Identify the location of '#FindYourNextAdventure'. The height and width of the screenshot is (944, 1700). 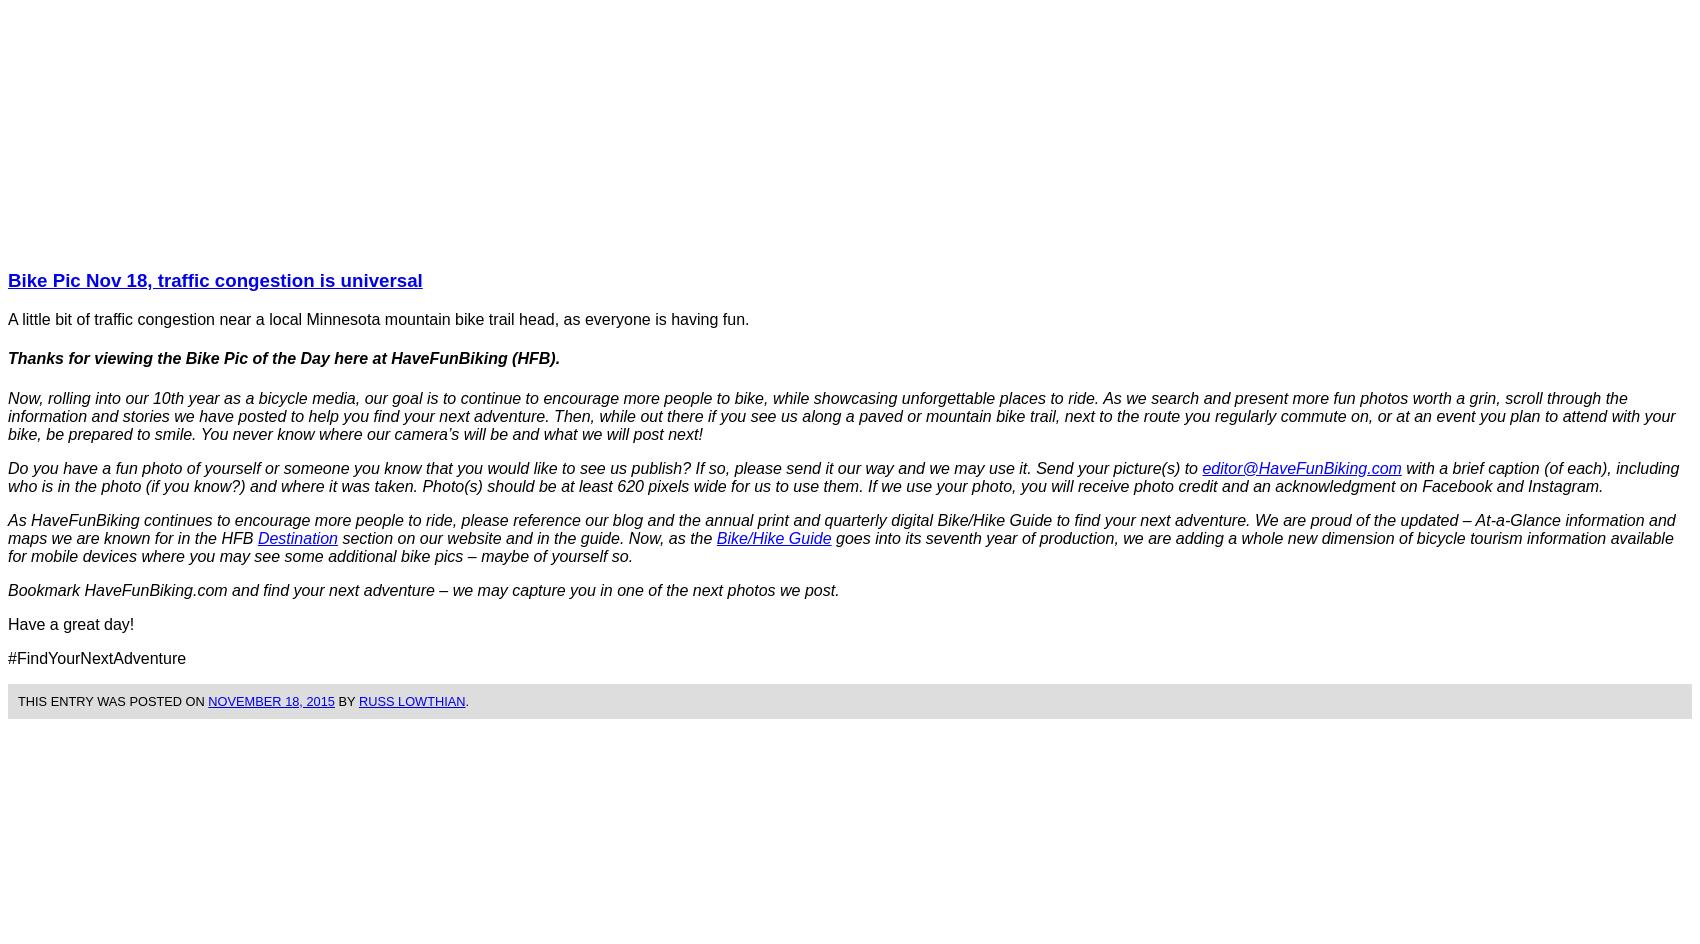
(7, 656).